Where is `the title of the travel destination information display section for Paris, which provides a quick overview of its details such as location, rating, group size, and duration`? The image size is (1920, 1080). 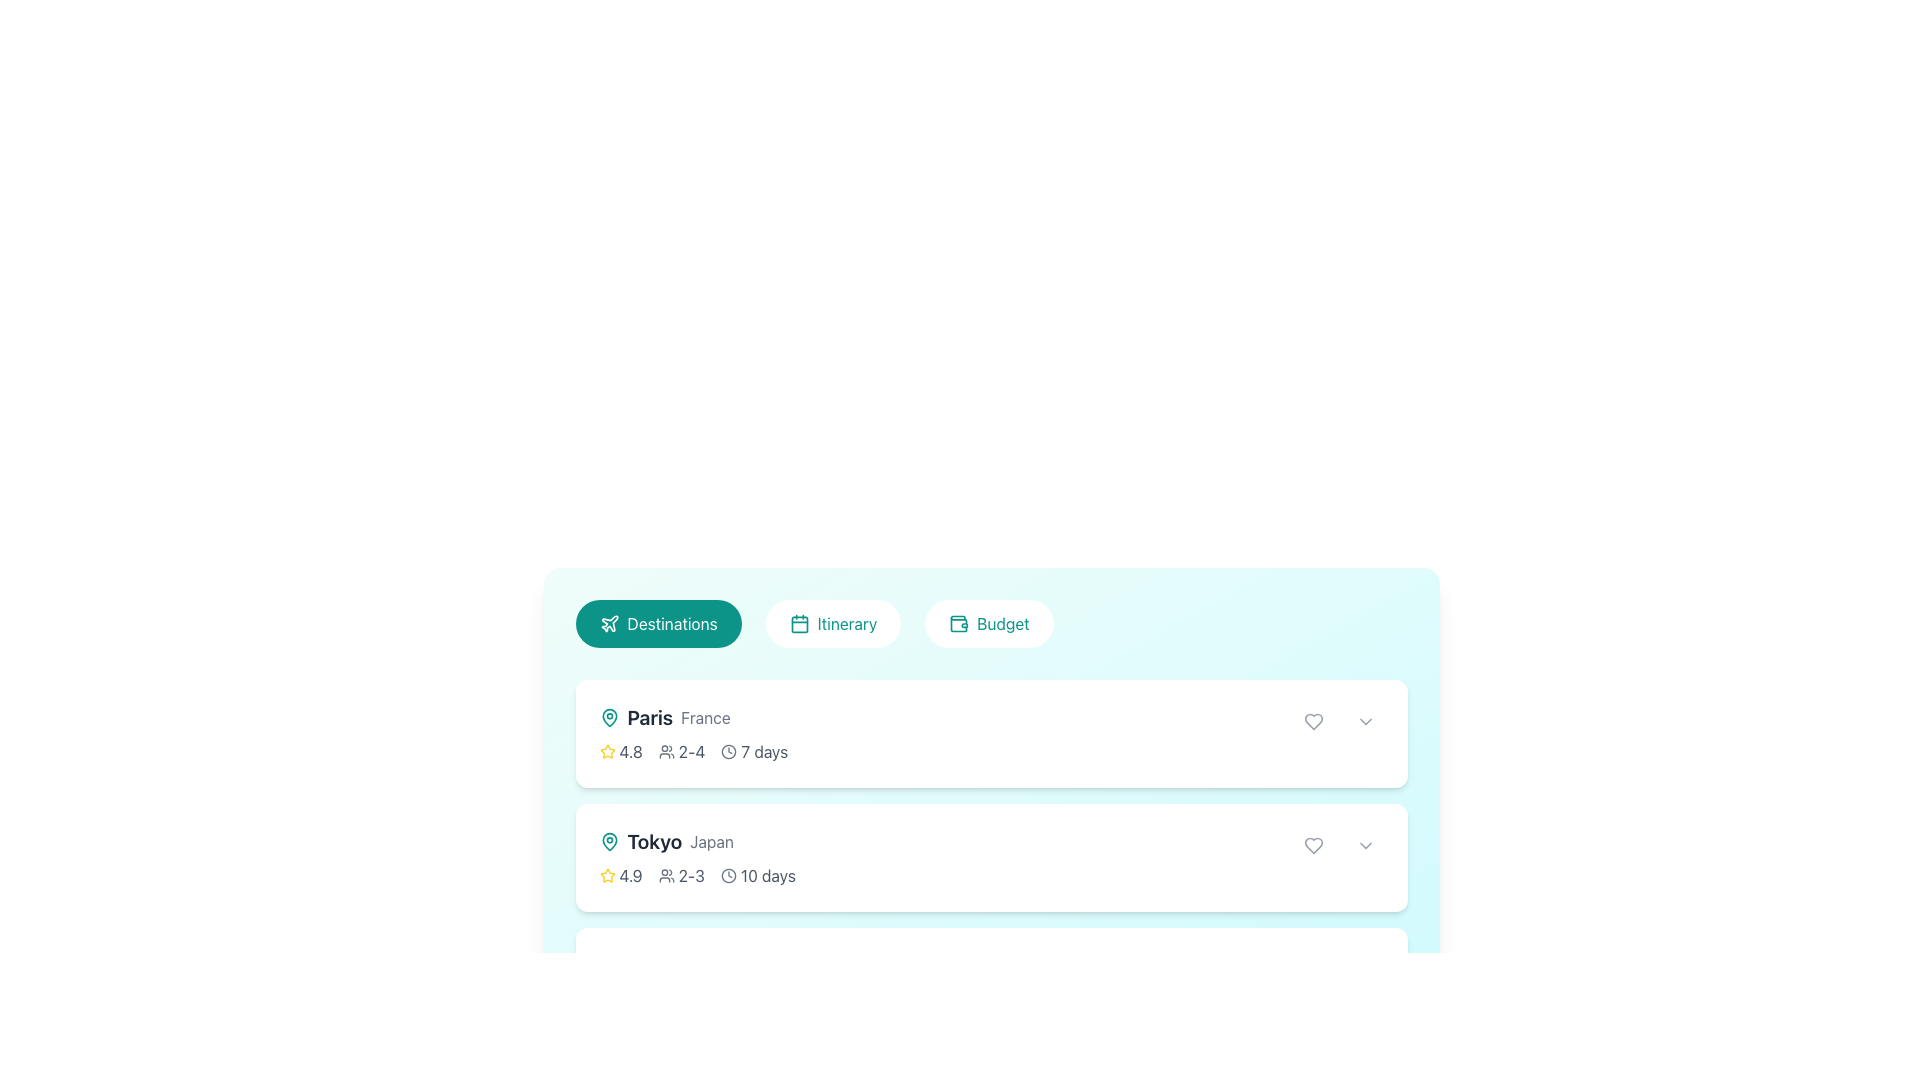 the title of the travel destination information display section for Paris, which provides a quick overview of its details such as location, rating, group size, and duration is located at coordinates (693, 733).